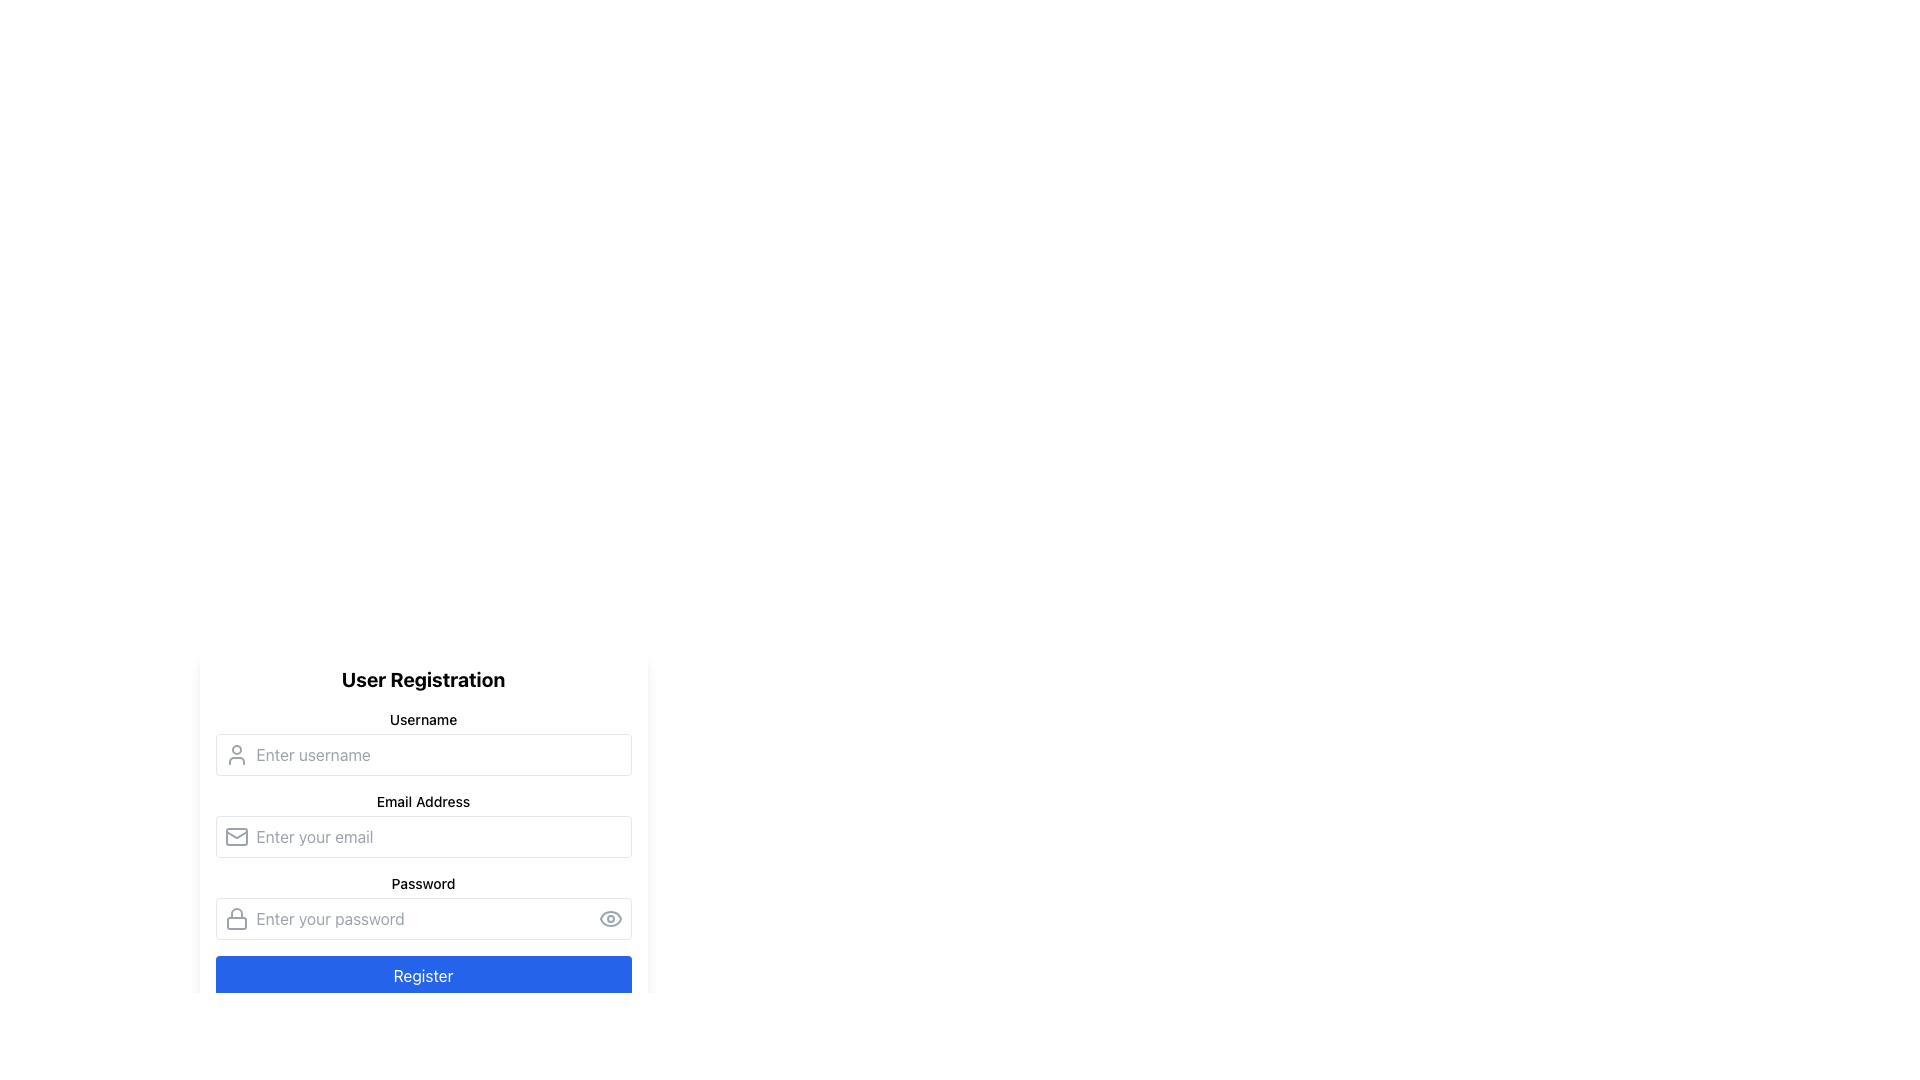 Image resolution: width=1920 pixels, height=1080 pixels. Describe the element at coordinates (422, 801) in the screenshot. I see `the label element that describes the email input field, which is positioned above the email input field in the form` at that location.